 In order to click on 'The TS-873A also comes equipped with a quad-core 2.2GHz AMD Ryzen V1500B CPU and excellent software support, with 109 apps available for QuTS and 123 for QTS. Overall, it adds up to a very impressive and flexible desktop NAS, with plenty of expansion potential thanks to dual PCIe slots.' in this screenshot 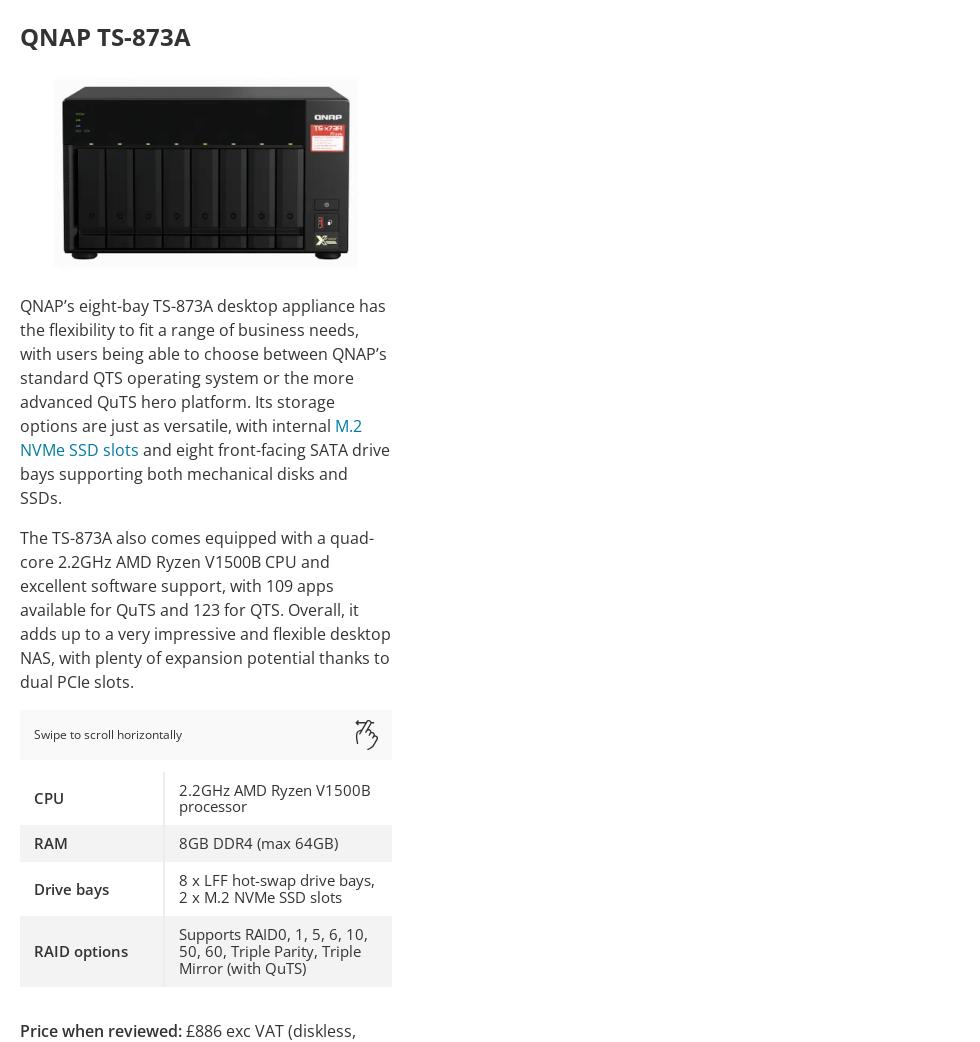, I will do `click(19, 609)`.